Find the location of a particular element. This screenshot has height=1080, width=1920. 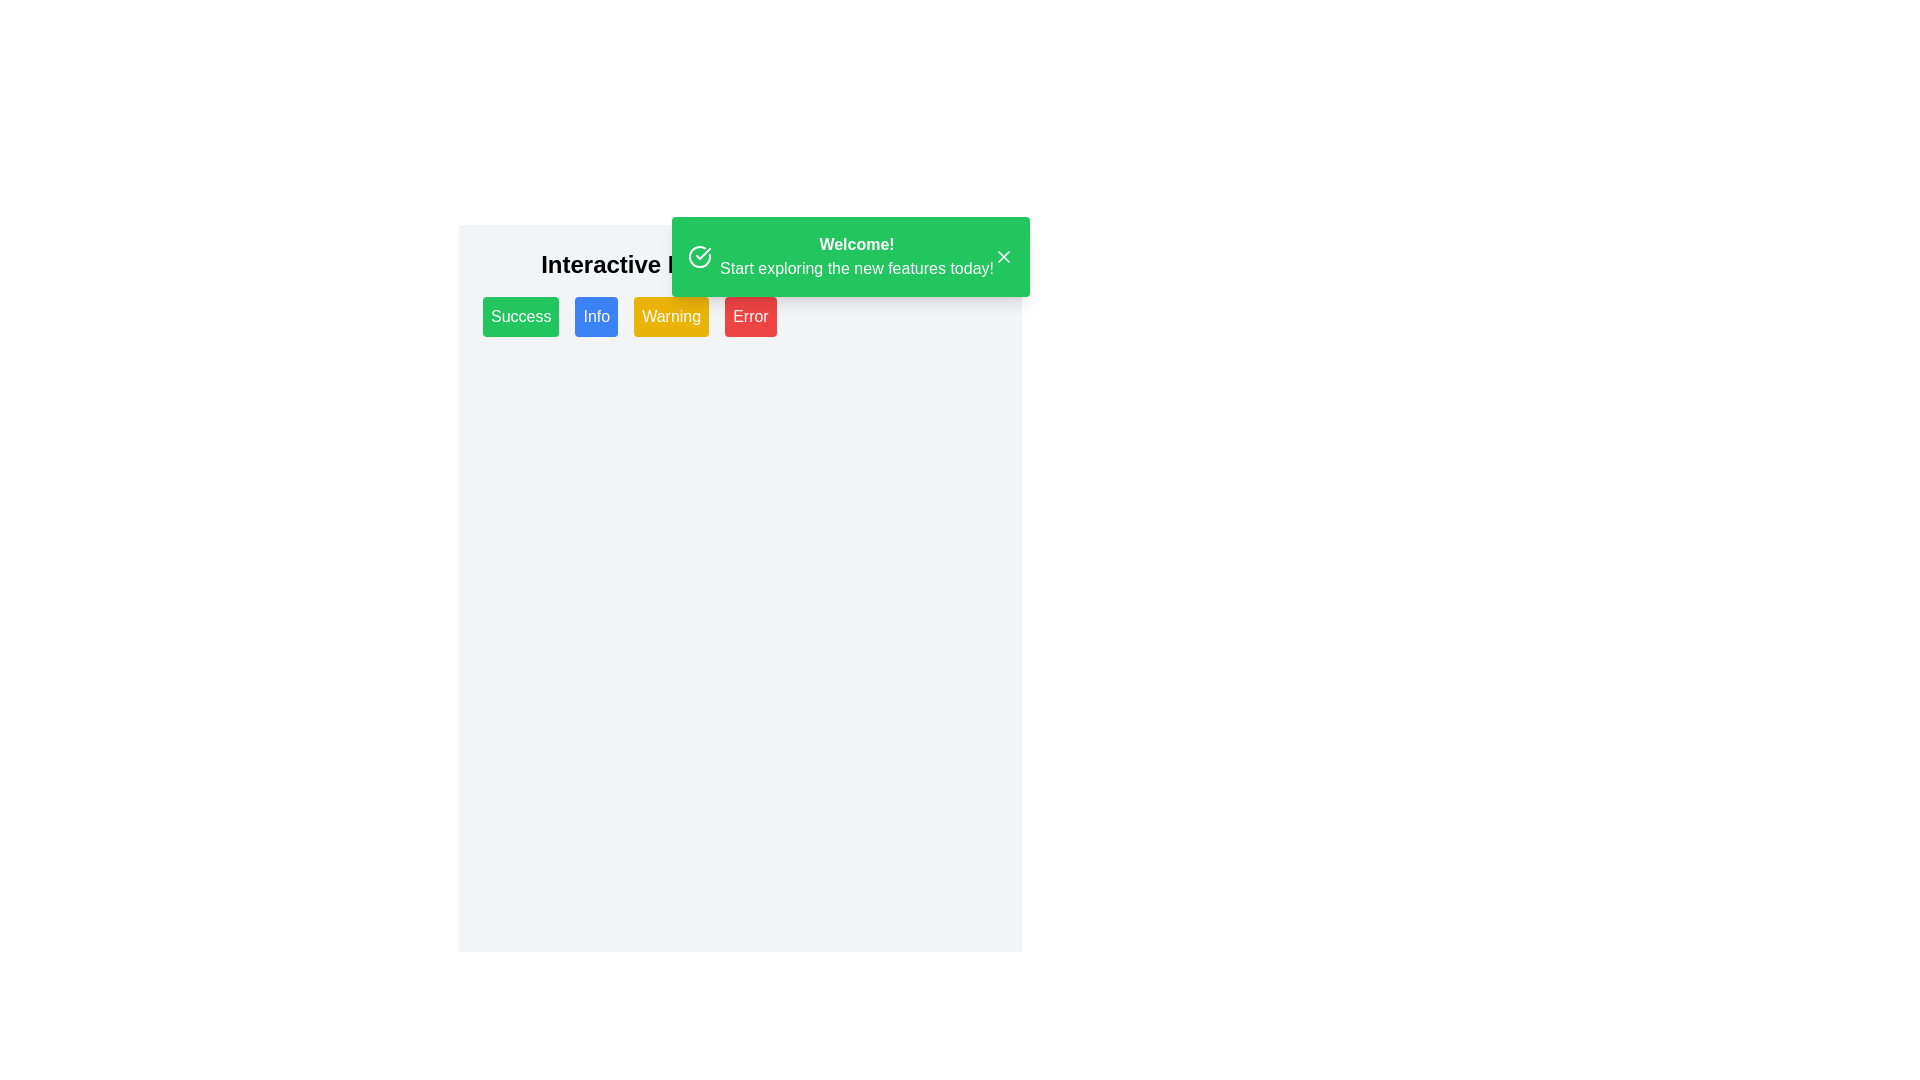

the 'Info' button, which is the second button in a group of four, located near the top-left of the interface, between the 'Success' button and the 'Warning' button is located at coordinates (595, 315).